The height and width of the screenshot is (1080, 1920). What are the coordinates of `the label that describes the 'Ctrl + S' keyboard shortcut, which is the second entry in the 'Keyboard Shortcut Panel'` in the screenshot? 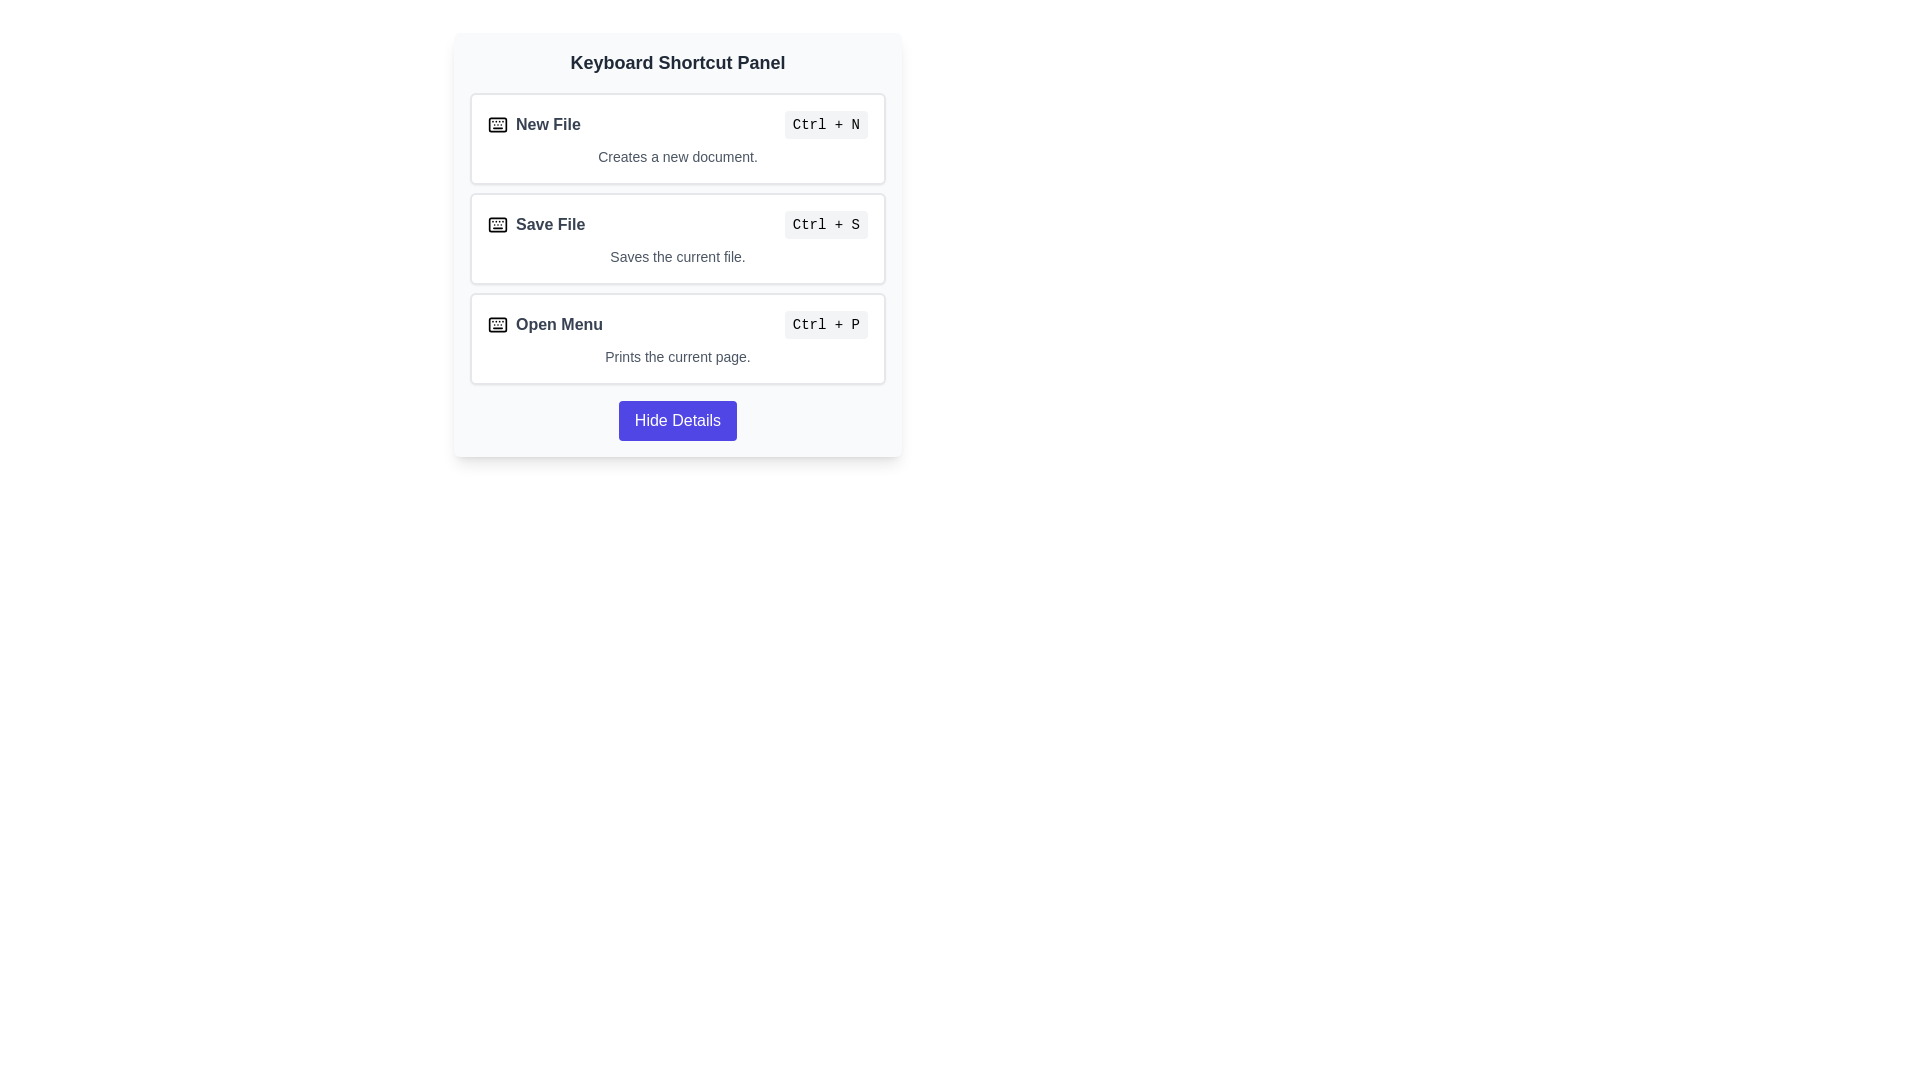 It's located at (536, 224).